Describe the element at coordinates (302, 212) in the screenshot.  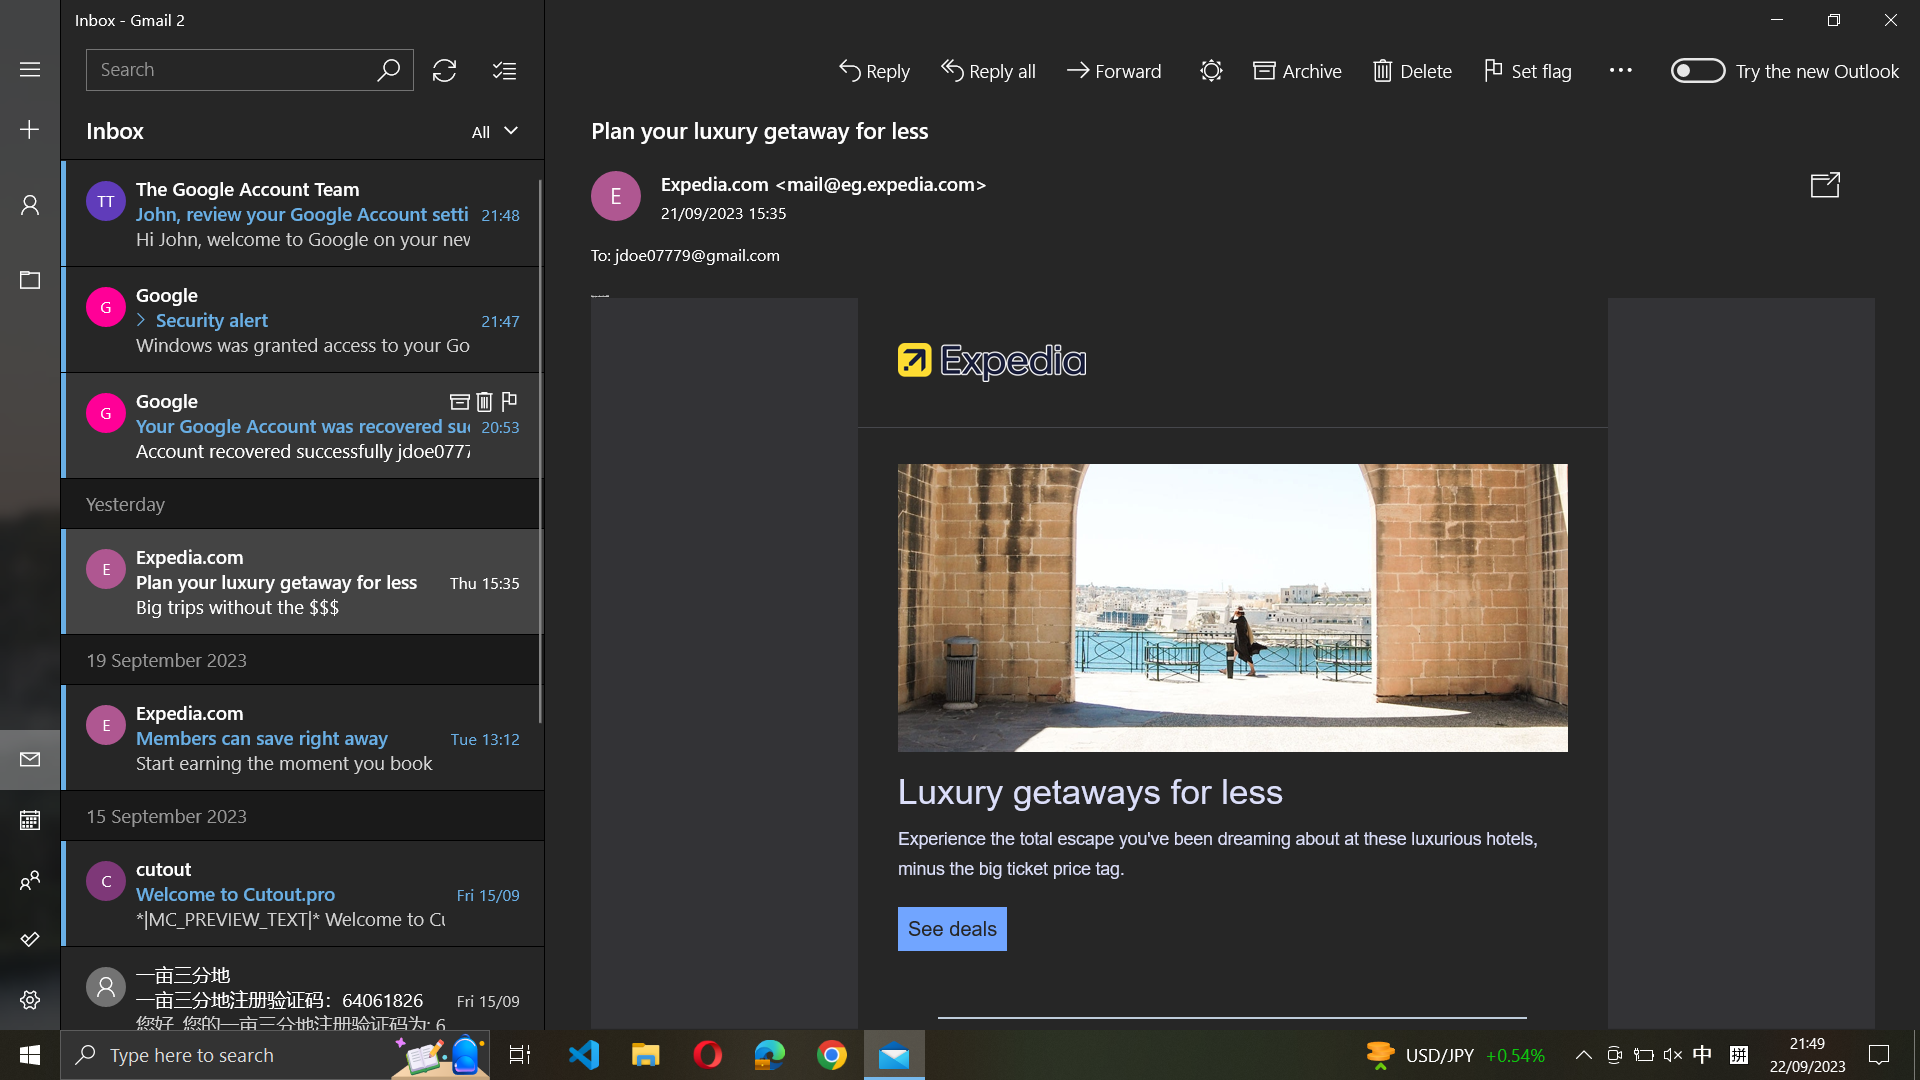
I see `the top email in the inbox and set it as read` at that location.